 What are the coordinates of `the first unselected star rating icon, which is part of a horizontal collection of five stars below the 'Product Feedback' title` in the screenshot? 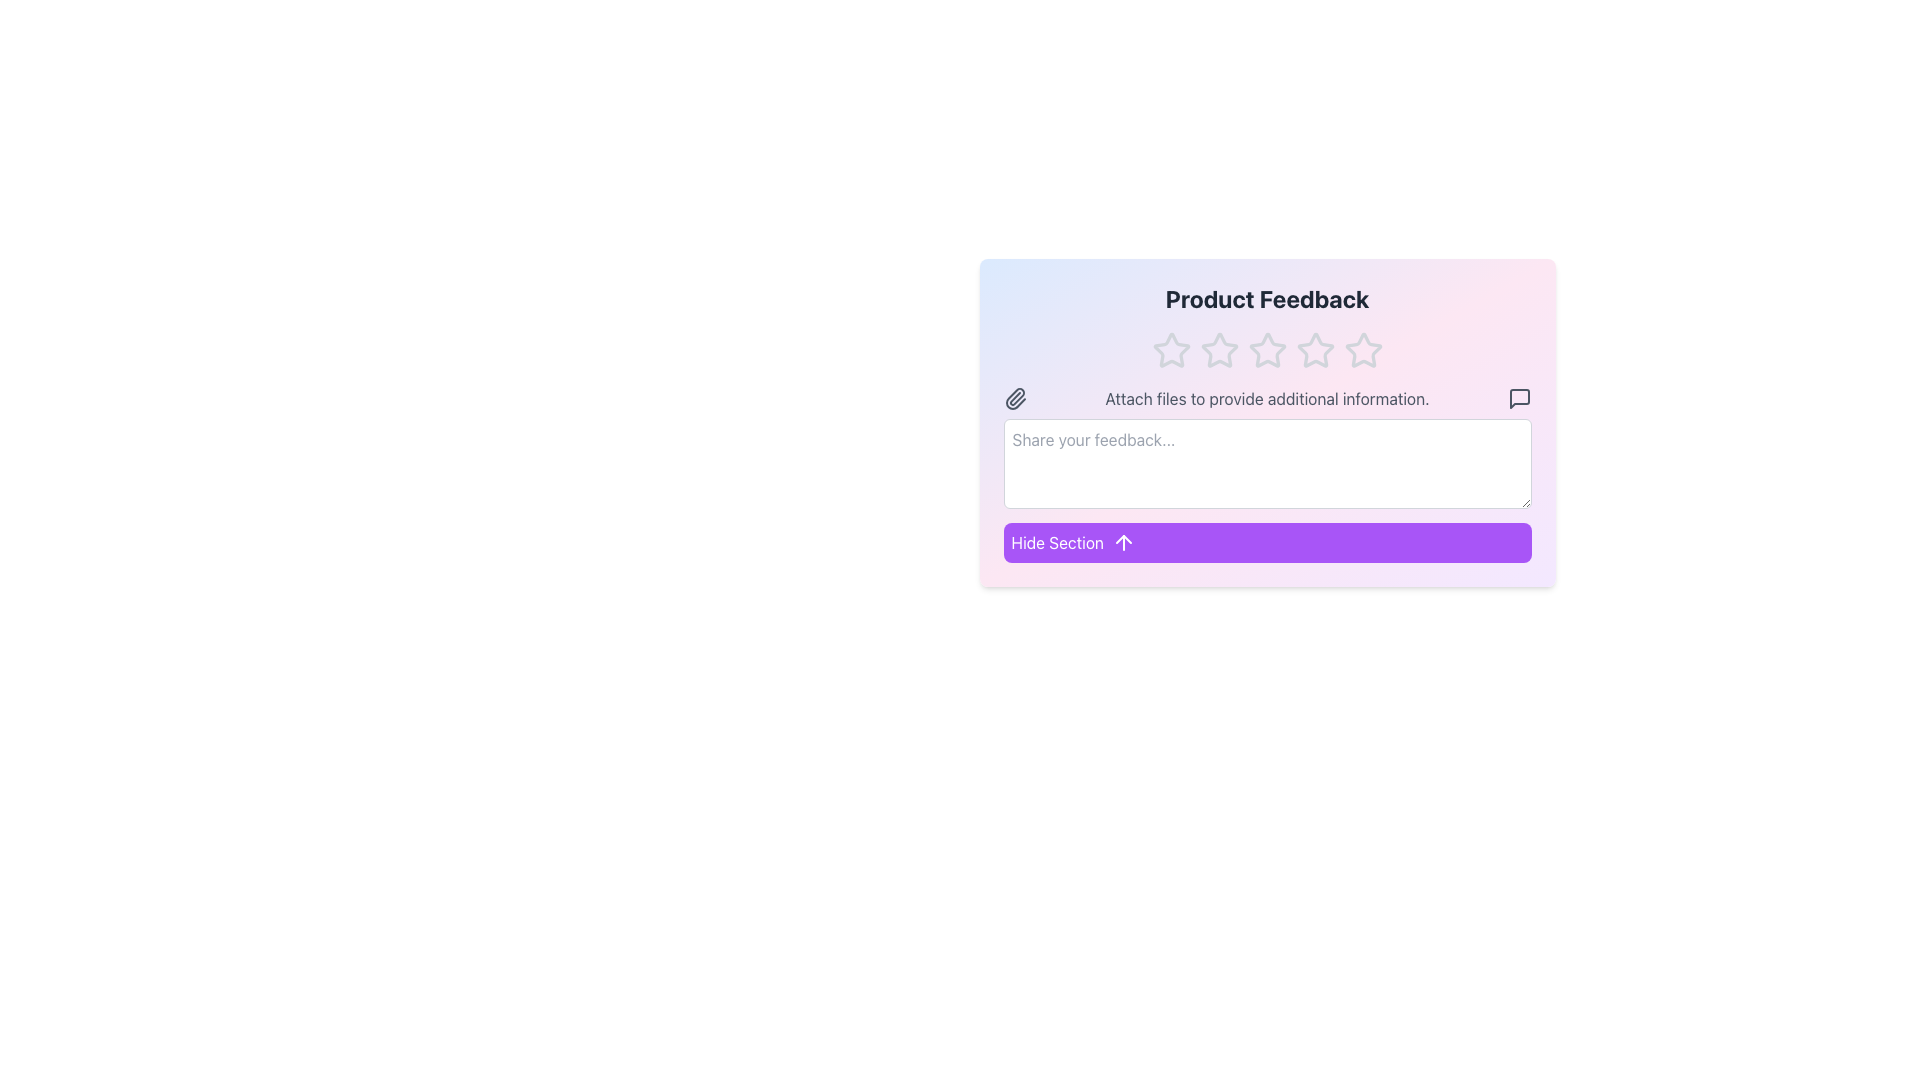 It's located at (1171, 349).